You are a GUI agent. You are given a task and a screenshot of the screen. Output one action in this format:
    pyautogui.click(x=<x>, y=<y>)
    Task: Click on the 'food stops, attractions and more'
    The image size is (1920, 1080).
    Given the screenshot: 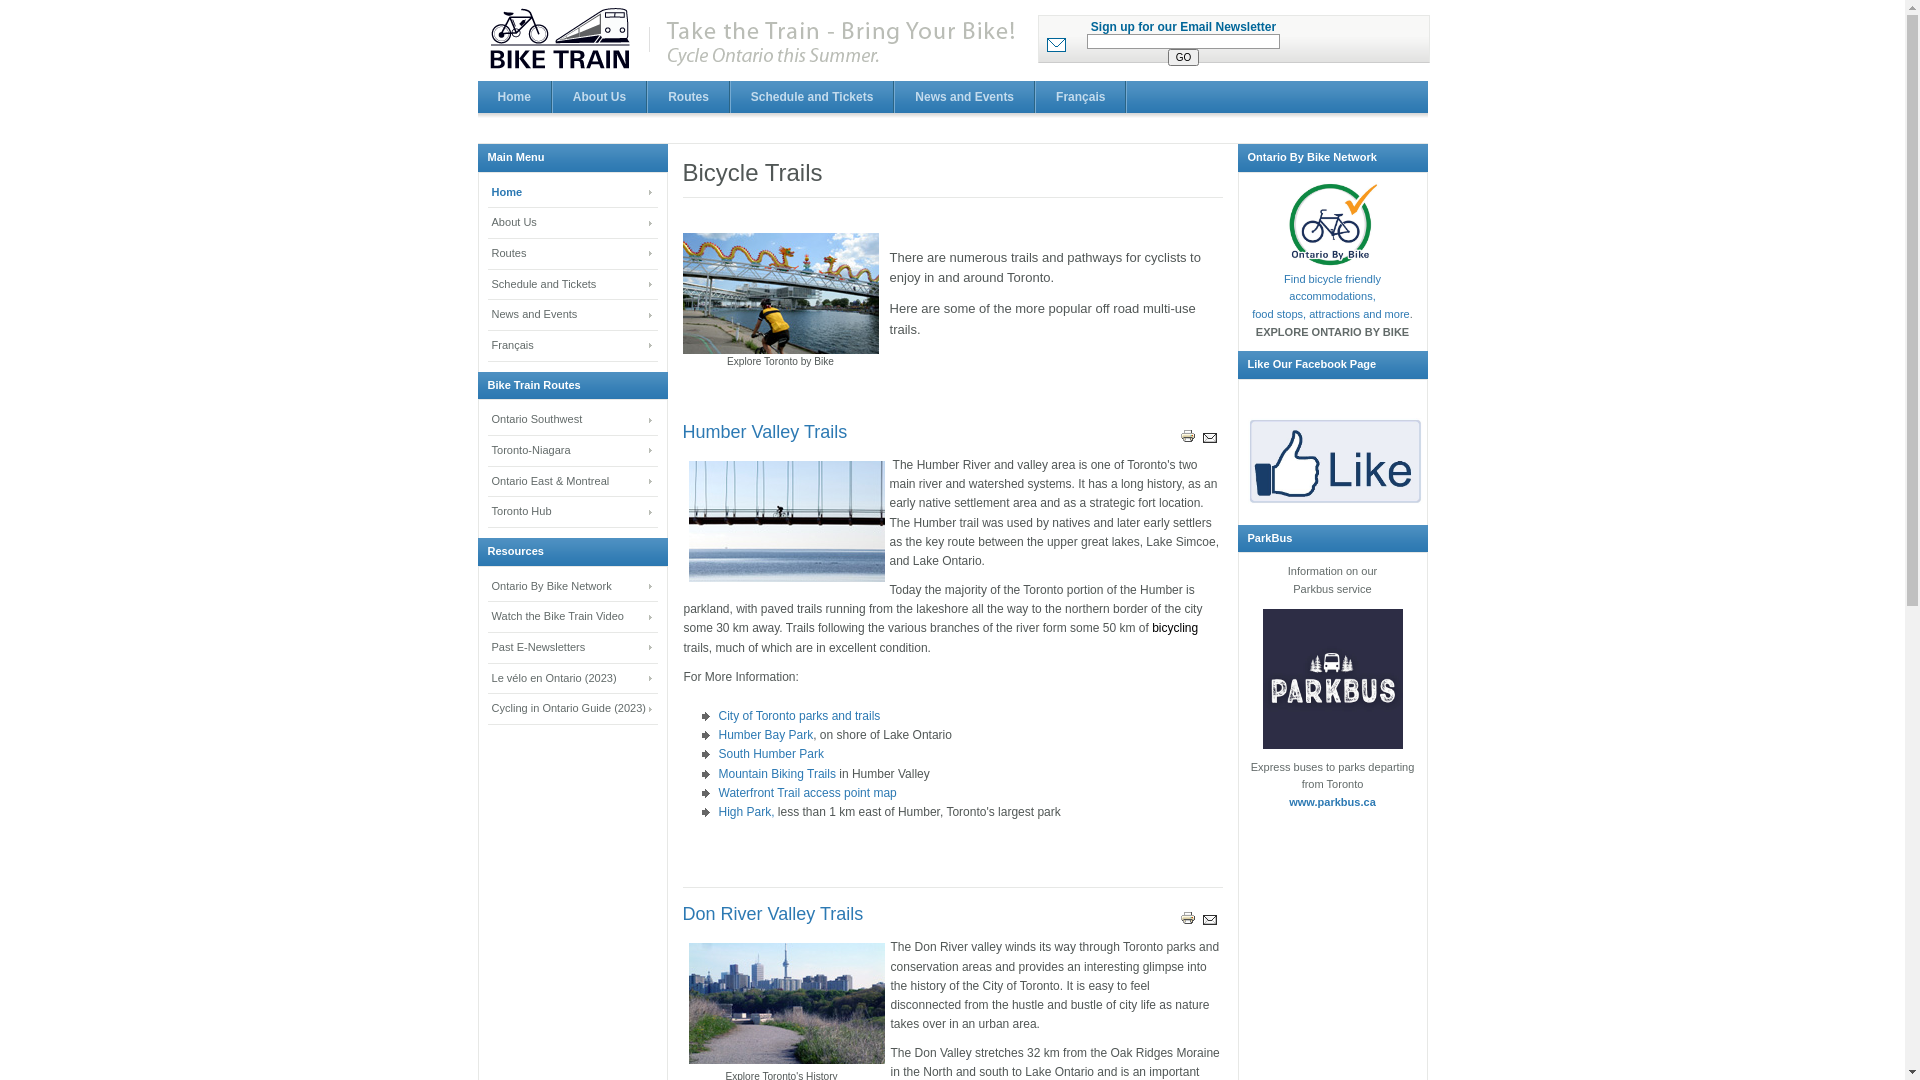 What is the action you would take?
    pyautogui.click(x=1330, y=313)
    